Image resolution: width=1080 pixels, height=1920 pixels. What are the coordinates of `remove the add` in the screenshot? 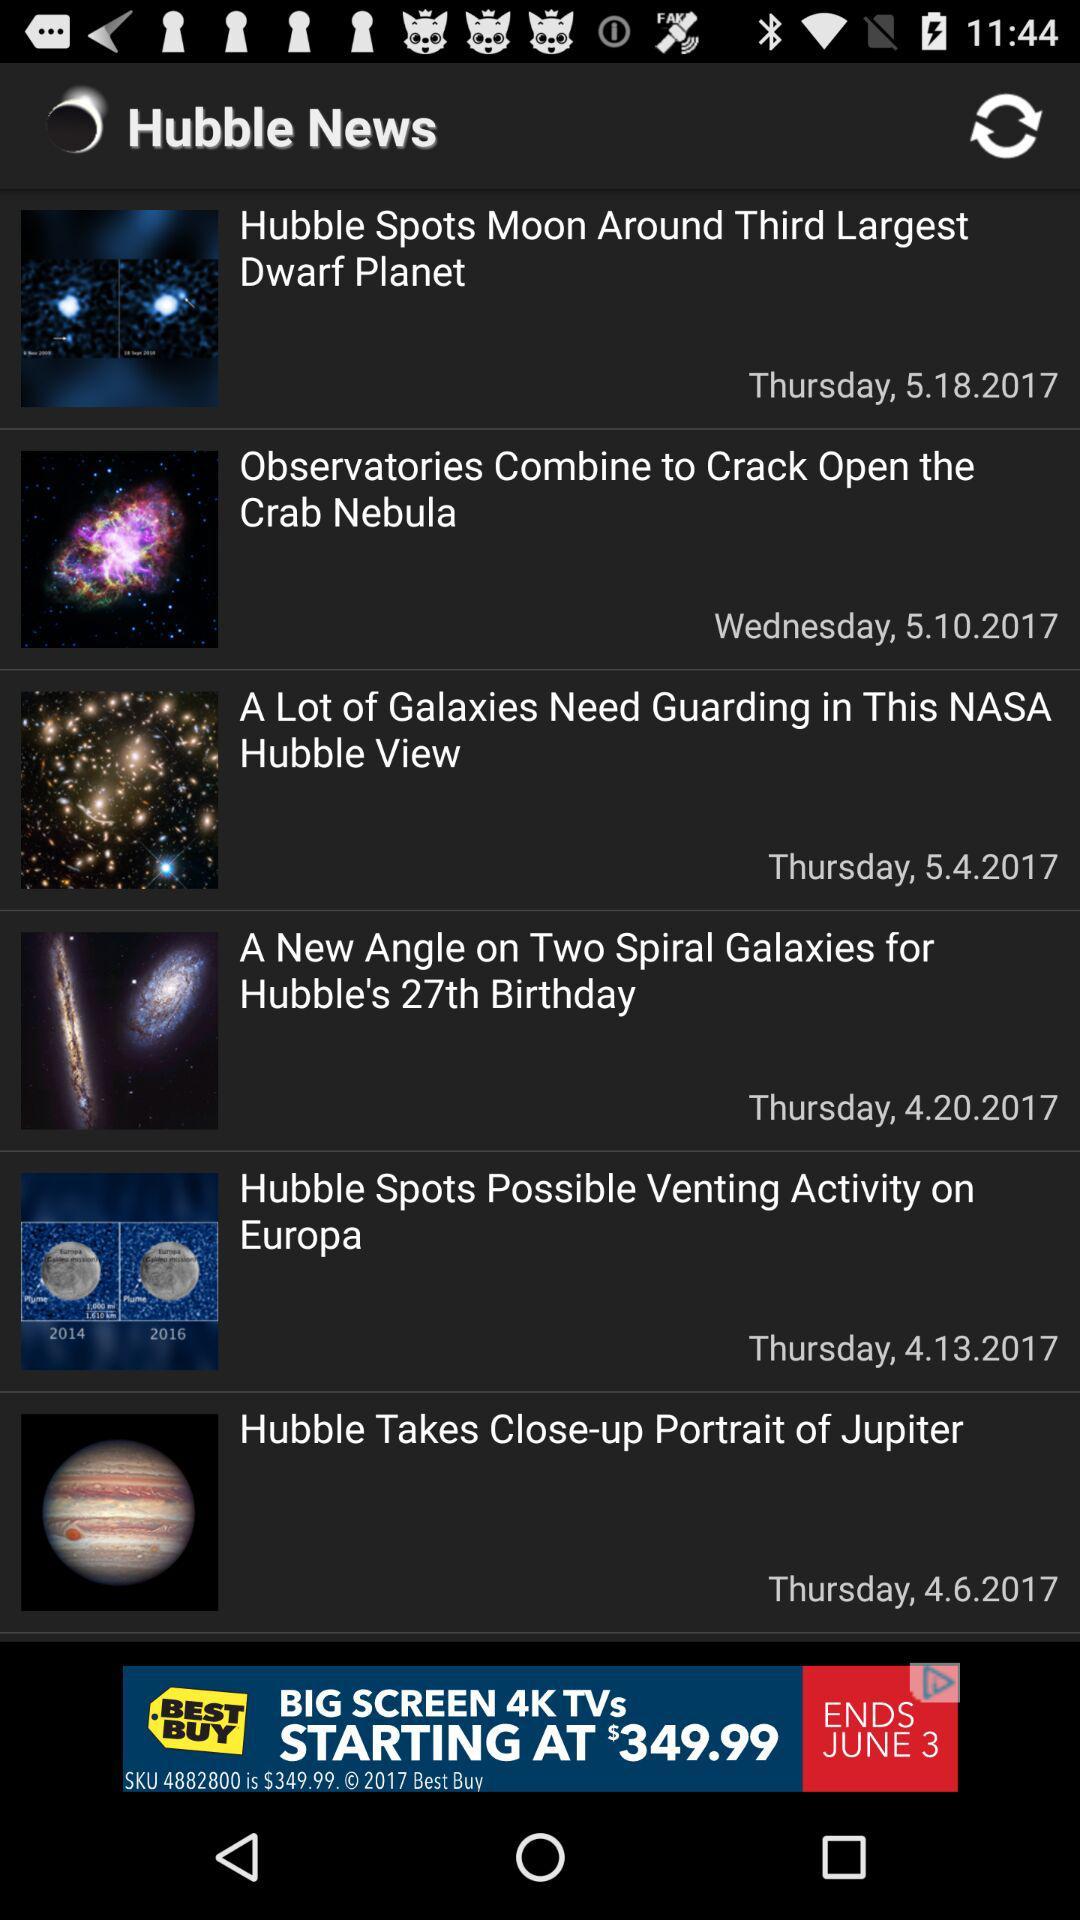 It's located at (540, 1727).